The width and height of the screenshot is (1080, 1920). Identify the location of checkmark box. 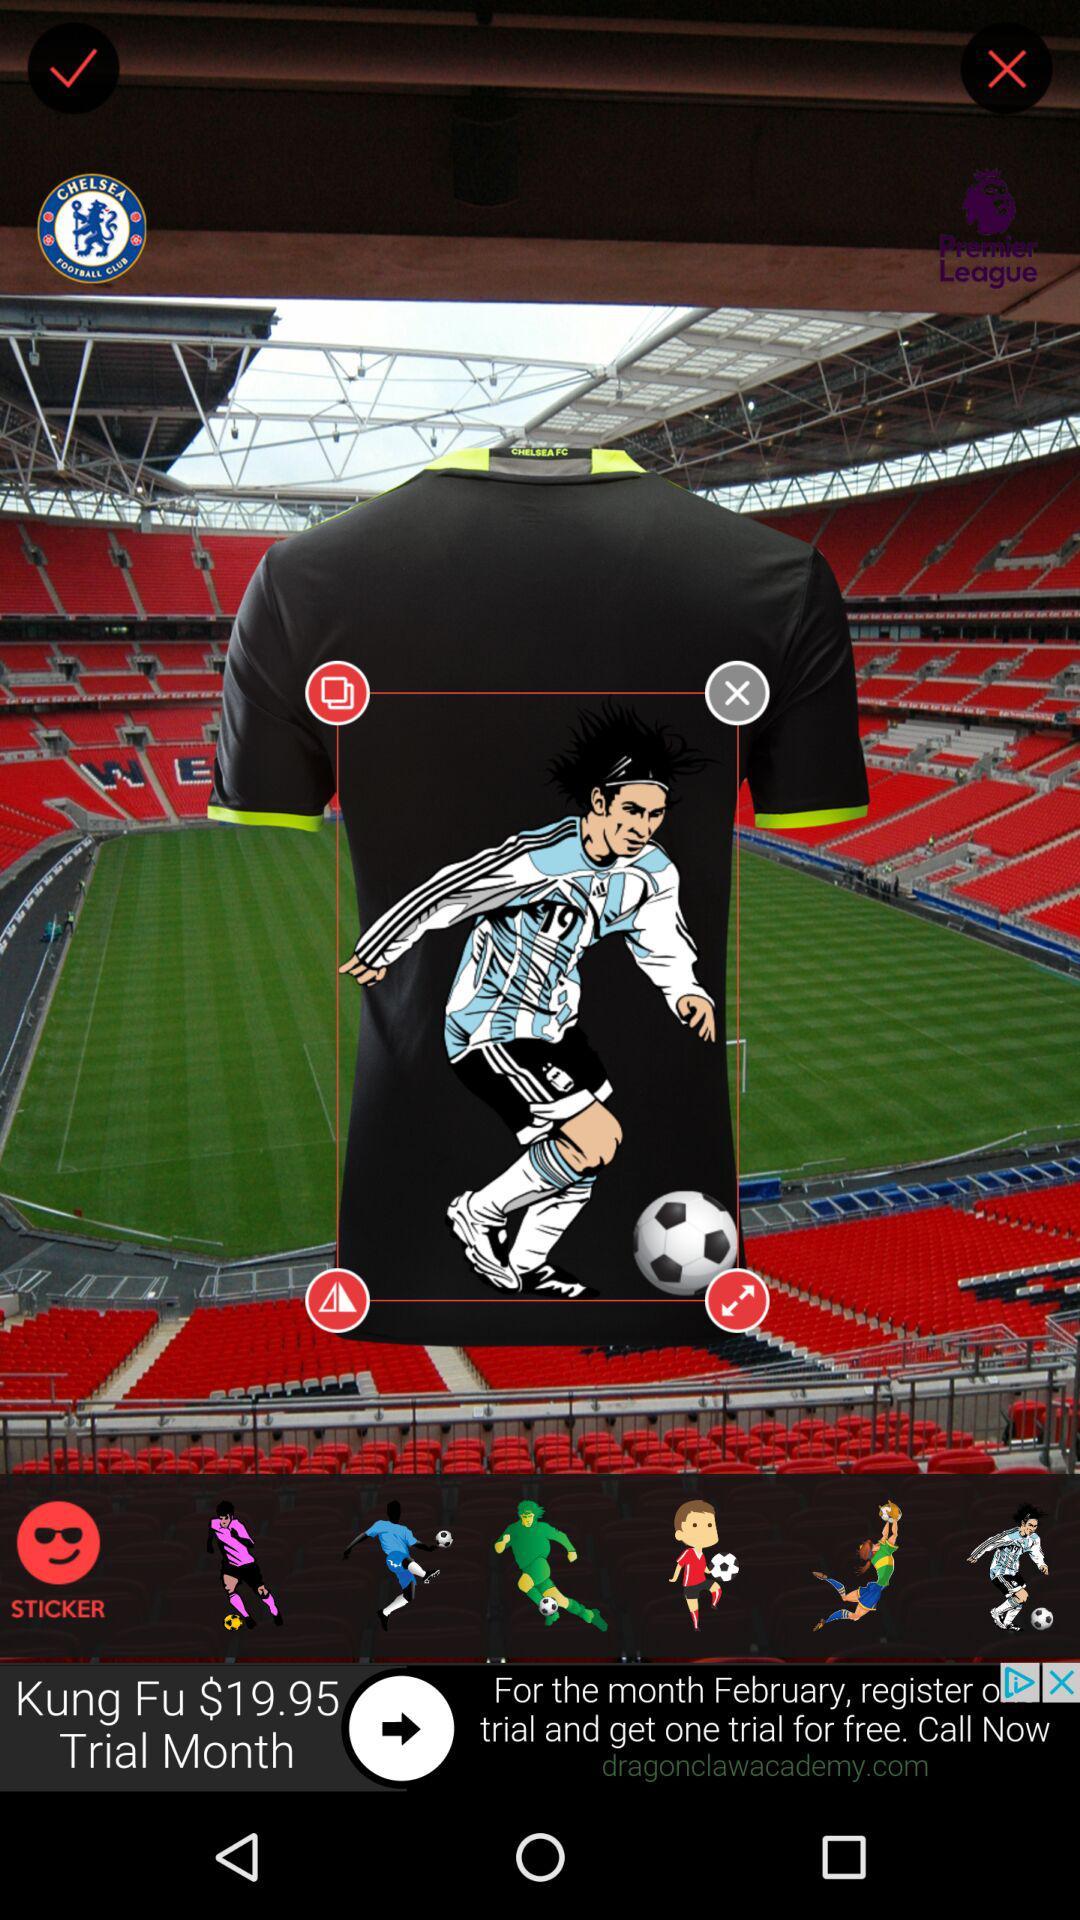
(72, 68).